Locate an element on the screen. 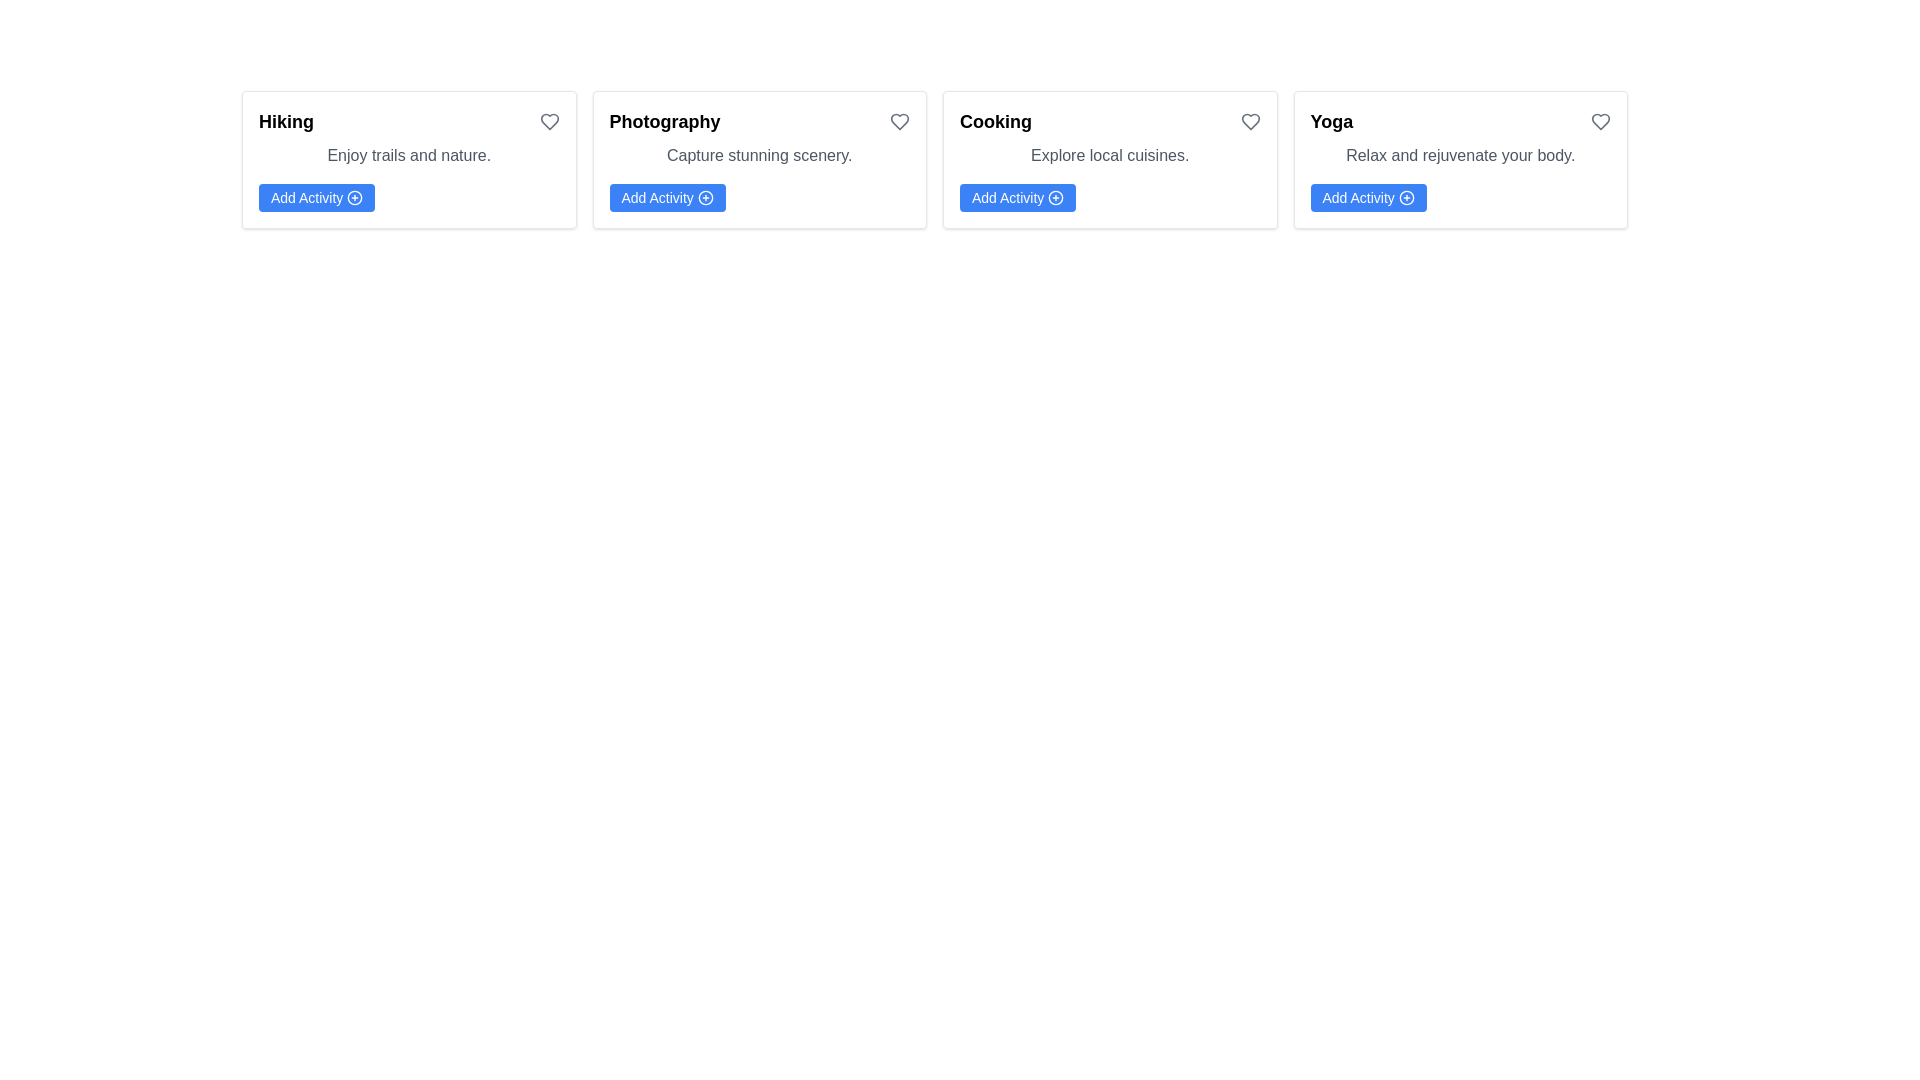 Image resolution: width=1920 pixels, height=1080 pixels. the blue circular icon with a plus sign inside the 'Add Activity' button located under the 'Cooking' category to observe the hover effects is located at coordinates (1055, 197).